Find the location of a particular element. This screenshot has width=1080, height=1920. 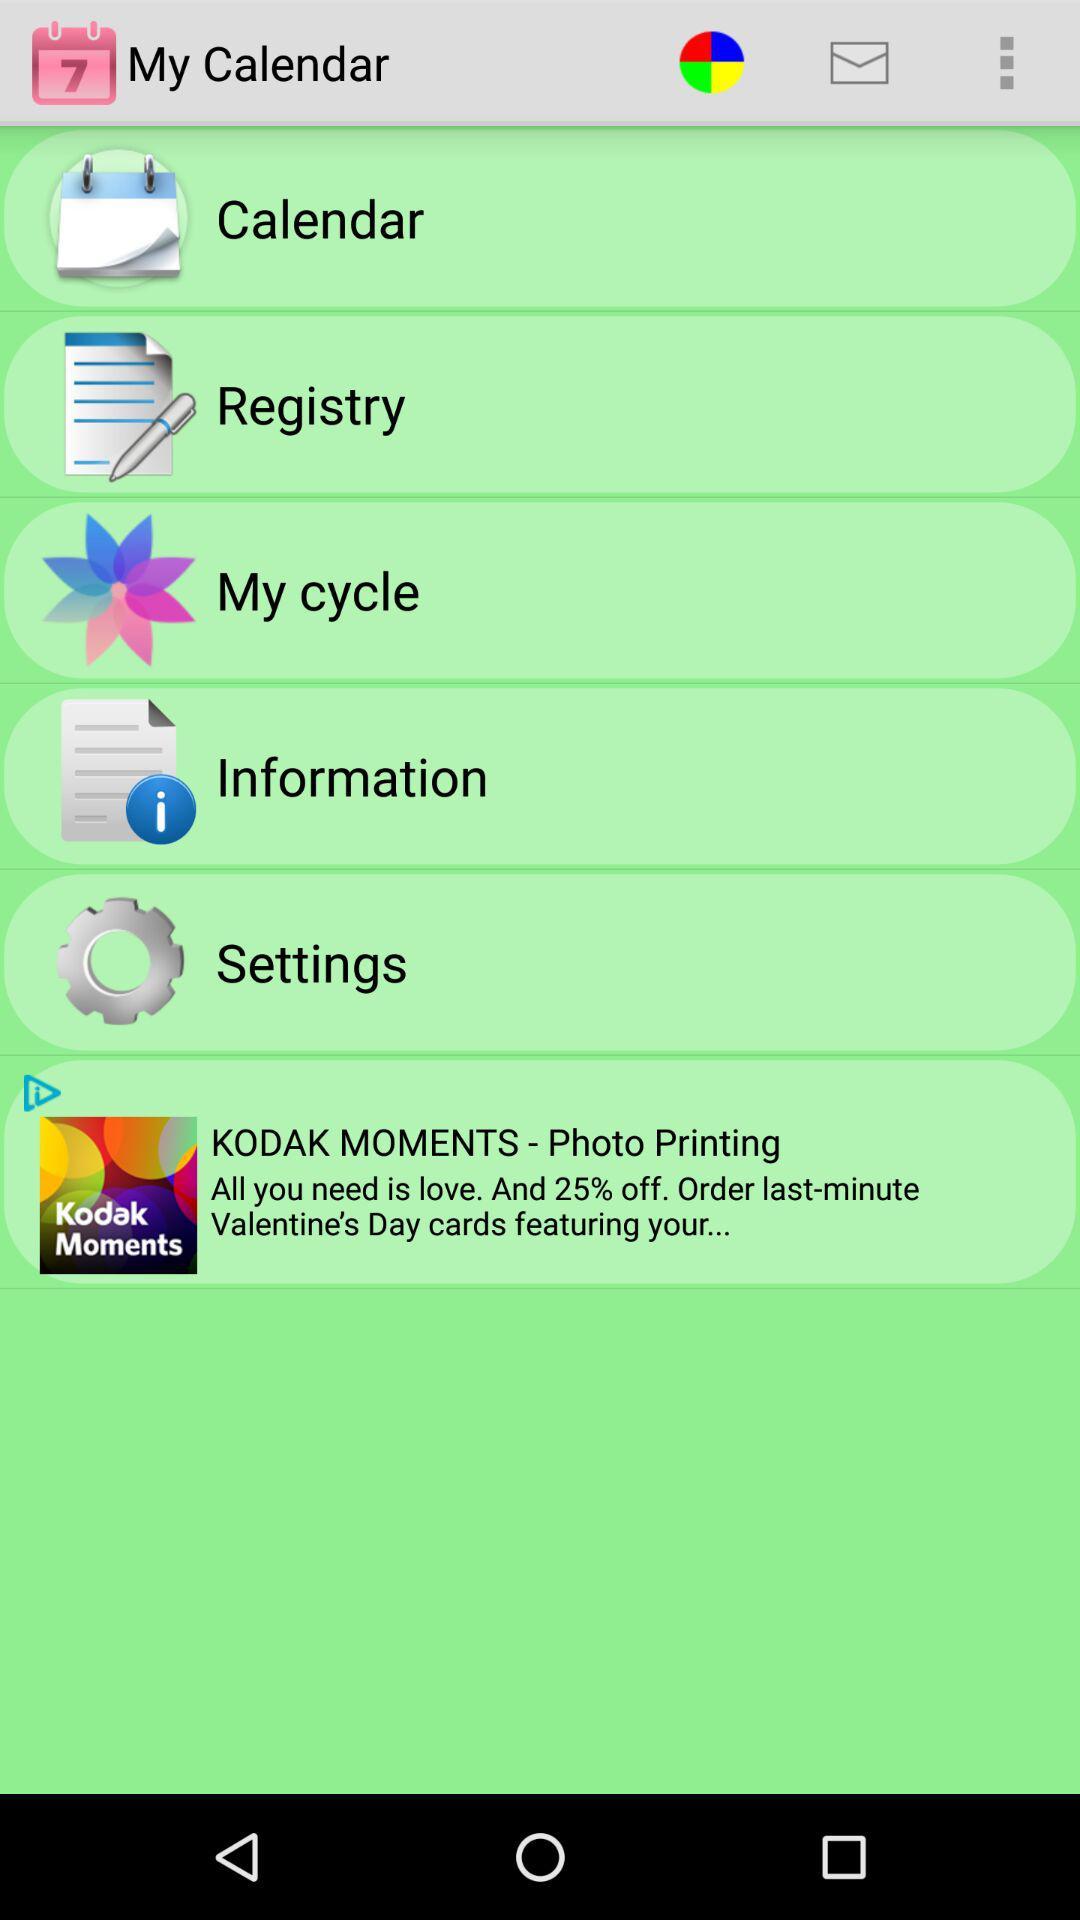

the app next to the my calendar is located at coordinates (711, 62).